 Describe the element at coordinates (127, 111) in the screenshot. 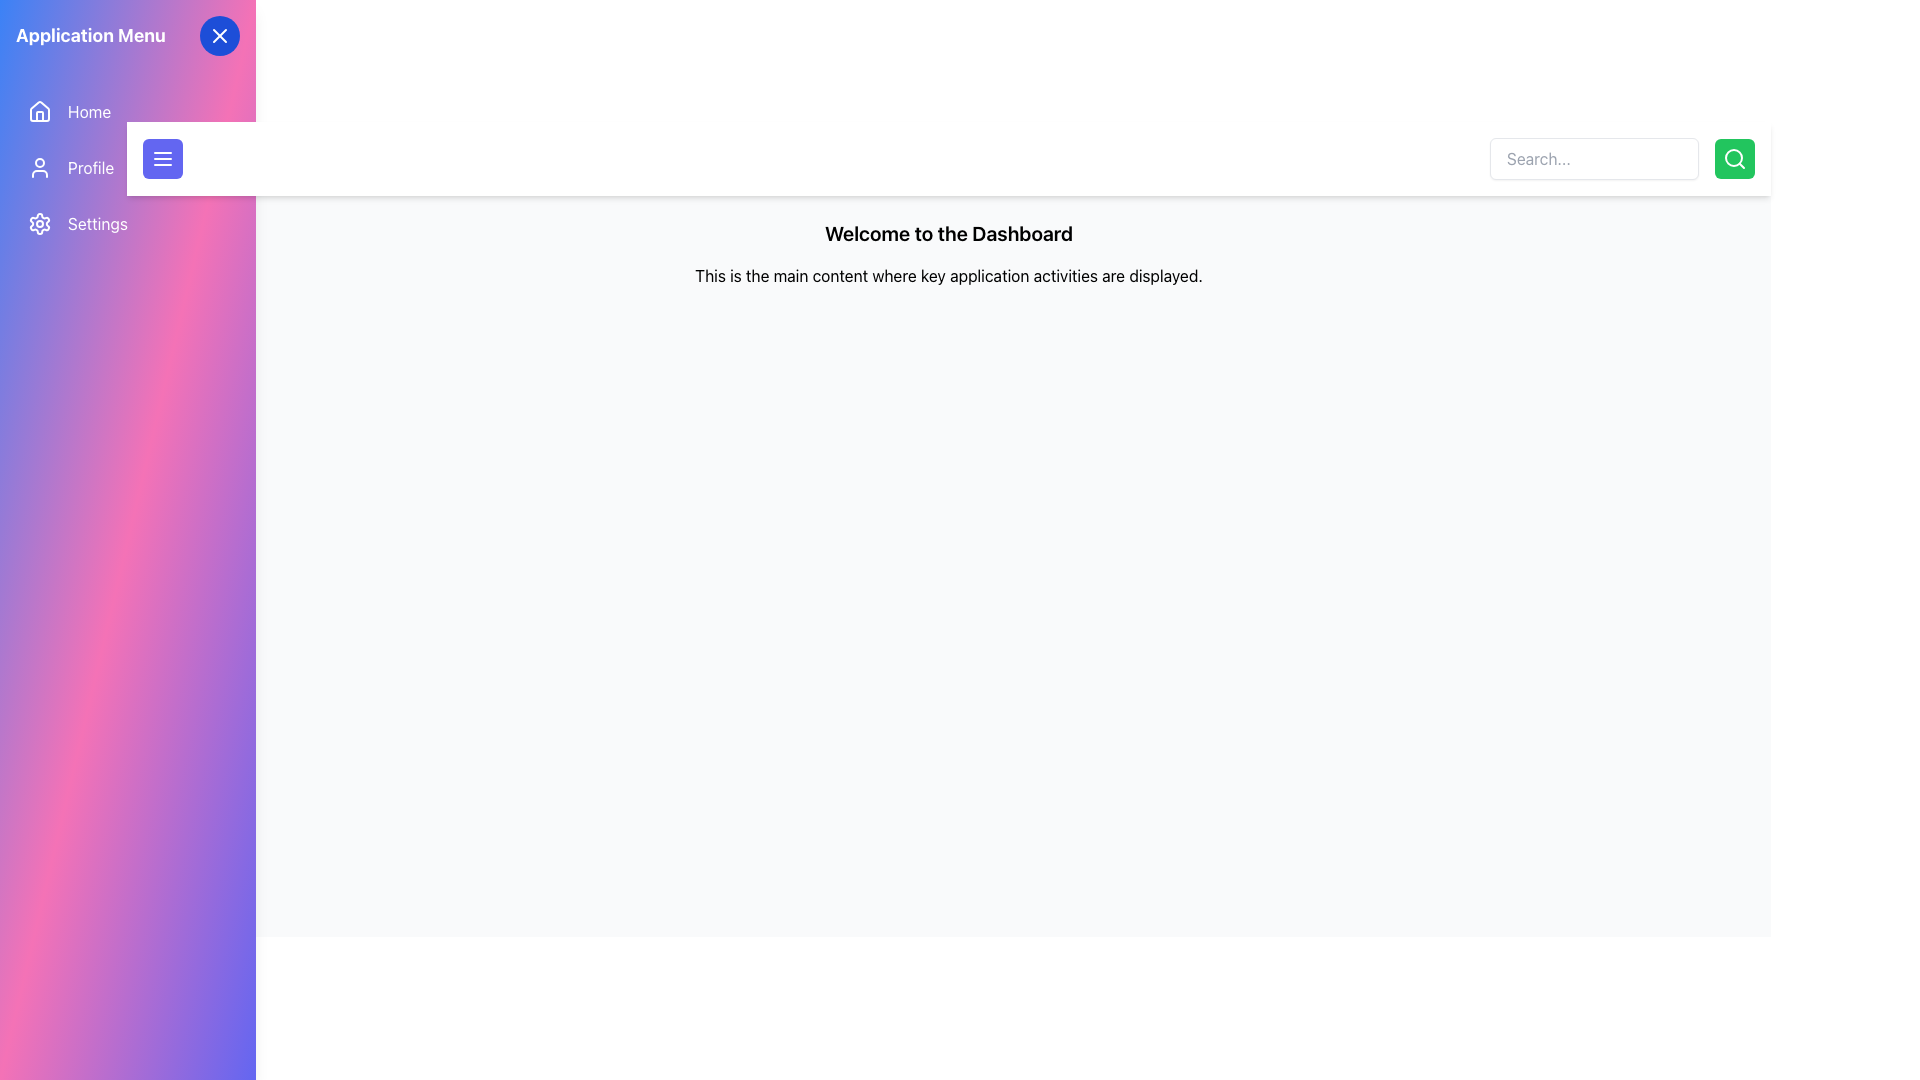

I see `the 'Home' button which is the first item in the vertical menu on the left-hand side, featuring a home icon and the text 'Home', to trigger the hover effect` at that location.